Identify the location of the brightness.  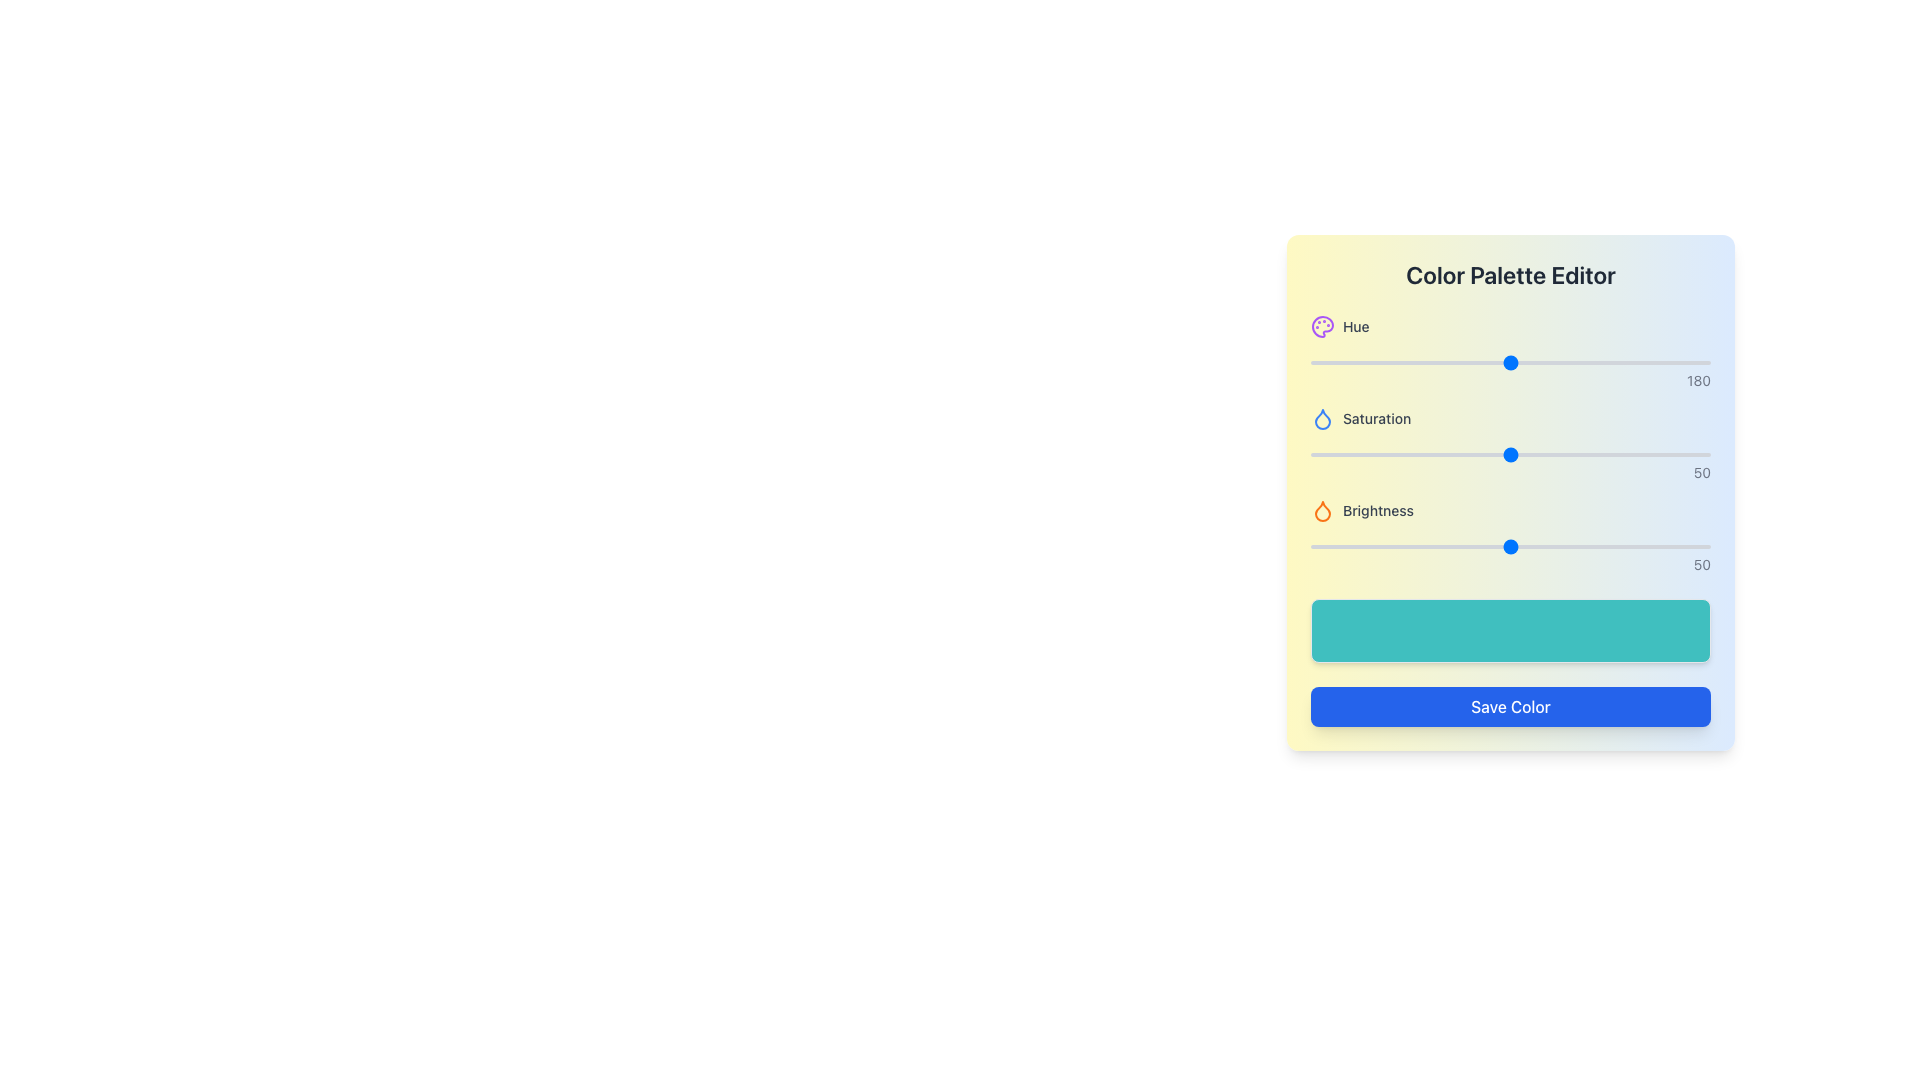
(1467, 547).